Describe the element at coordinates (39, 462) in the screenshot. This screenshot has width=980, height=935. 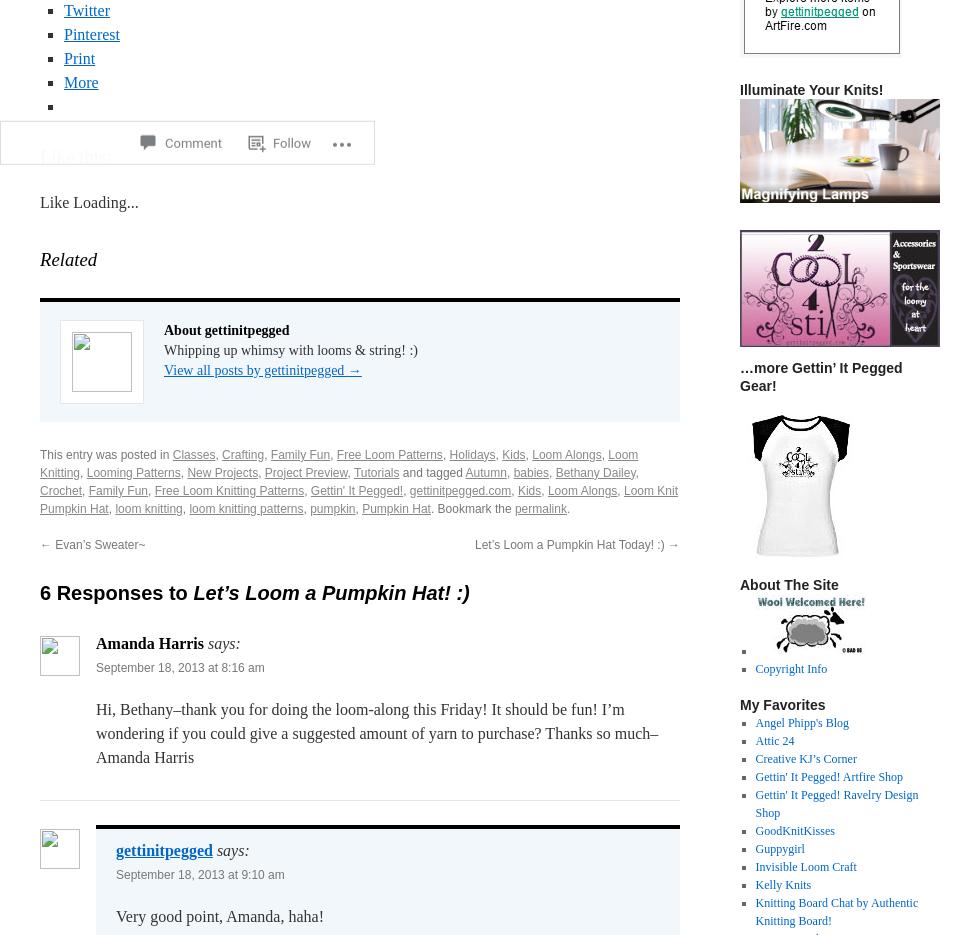
I see `'Loom Knitting'` at that location.